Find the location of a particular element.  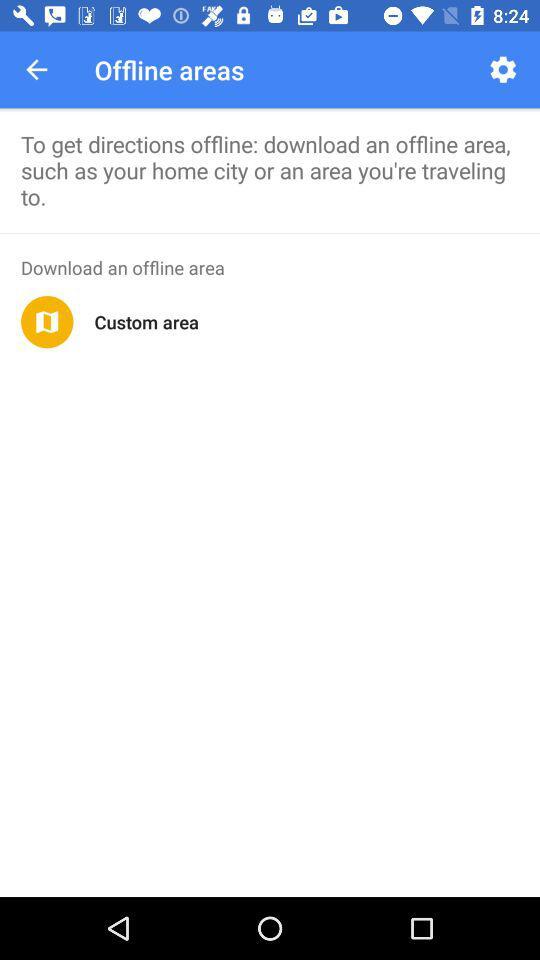

the app below the download an offline item is located at coordinates (47, 322).